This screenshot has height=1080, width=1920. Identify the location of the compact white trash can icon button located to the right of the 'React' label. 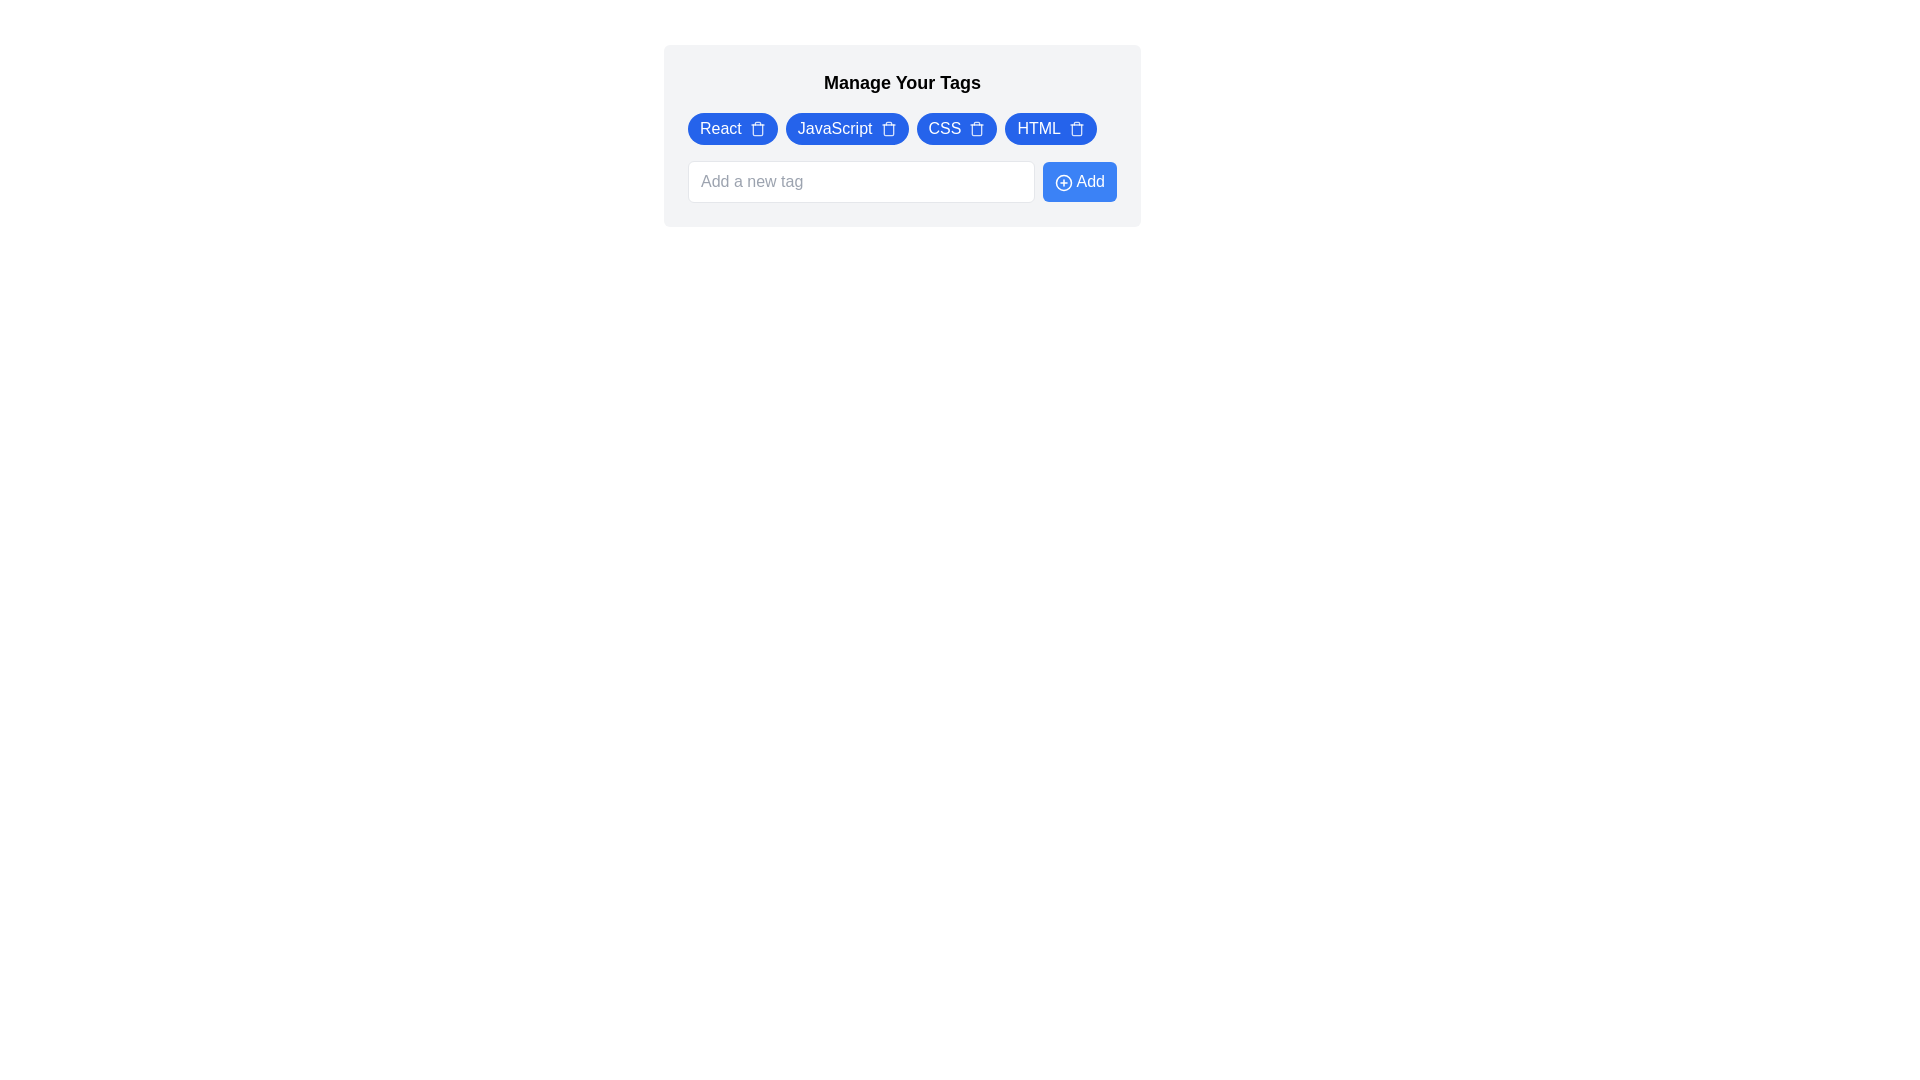
(756, 128).